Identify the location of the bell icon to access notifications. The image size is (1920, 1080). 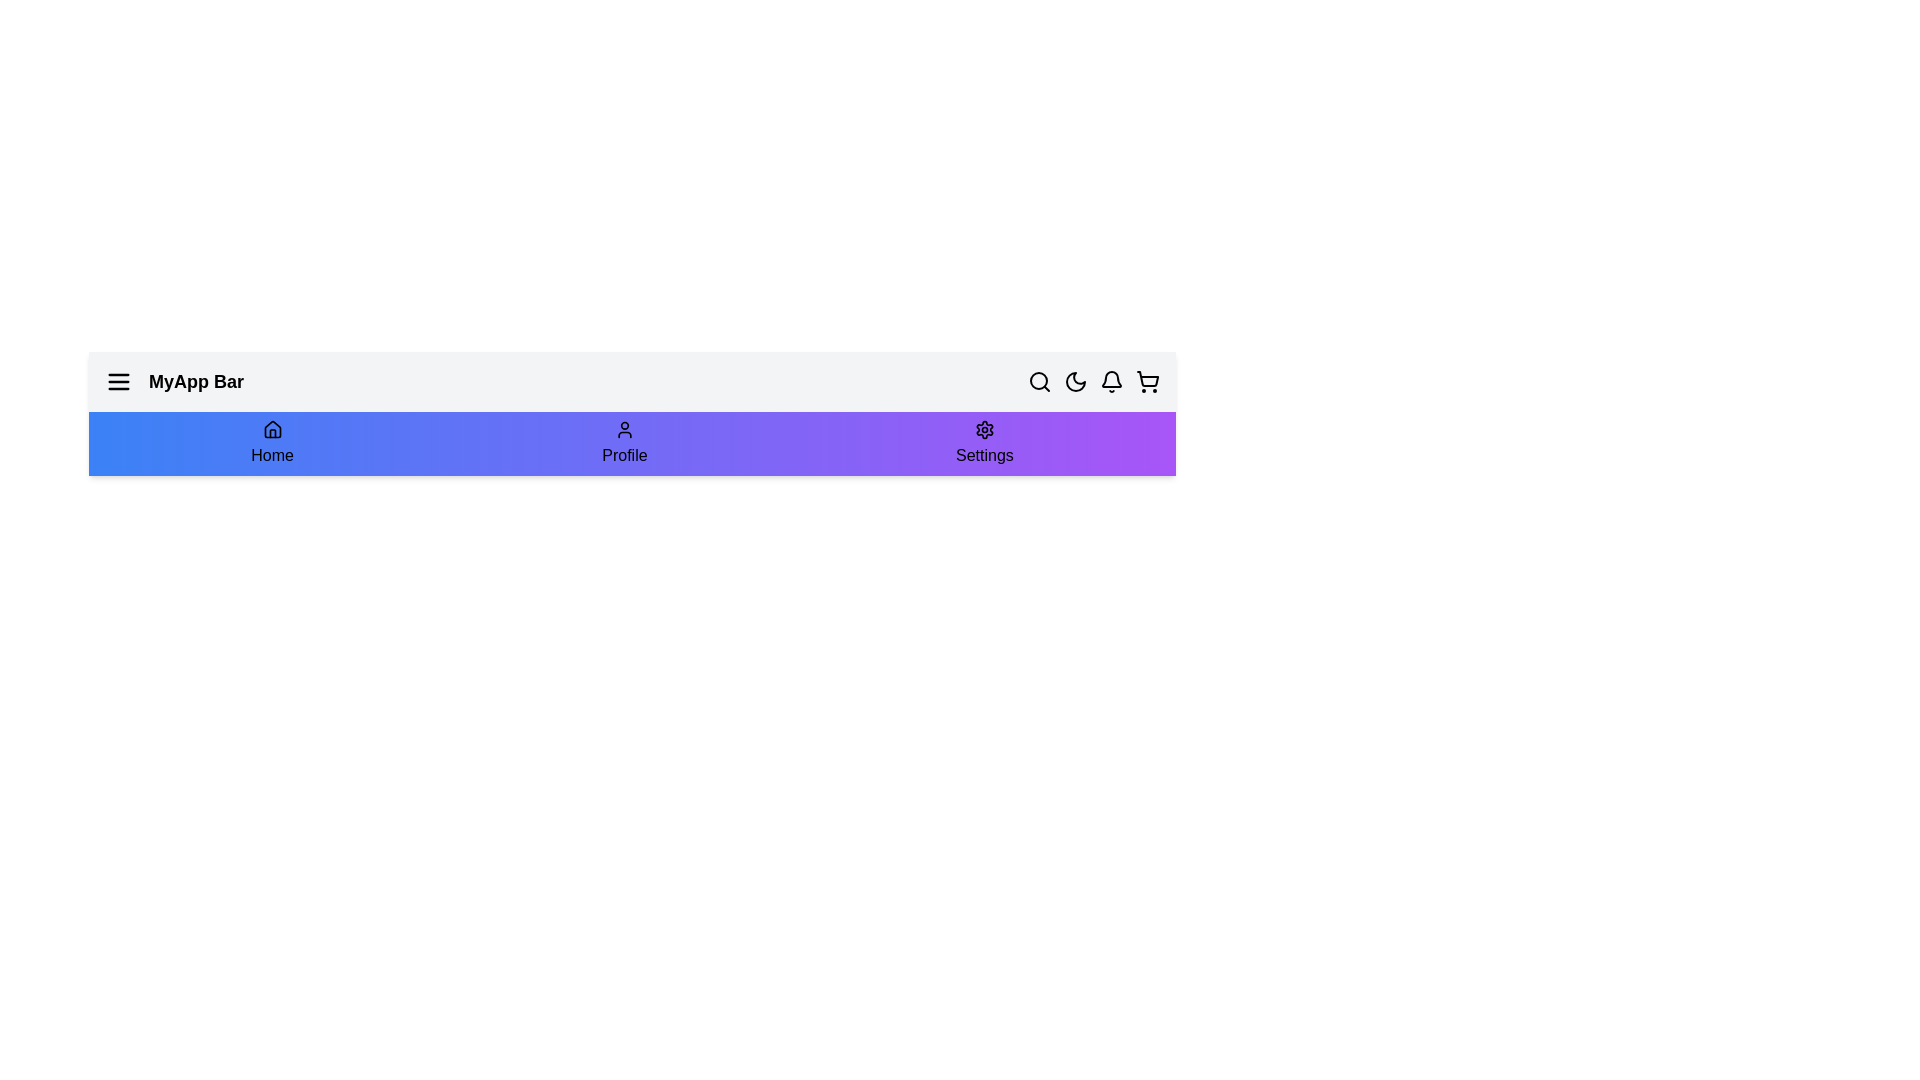
(1111, 381).